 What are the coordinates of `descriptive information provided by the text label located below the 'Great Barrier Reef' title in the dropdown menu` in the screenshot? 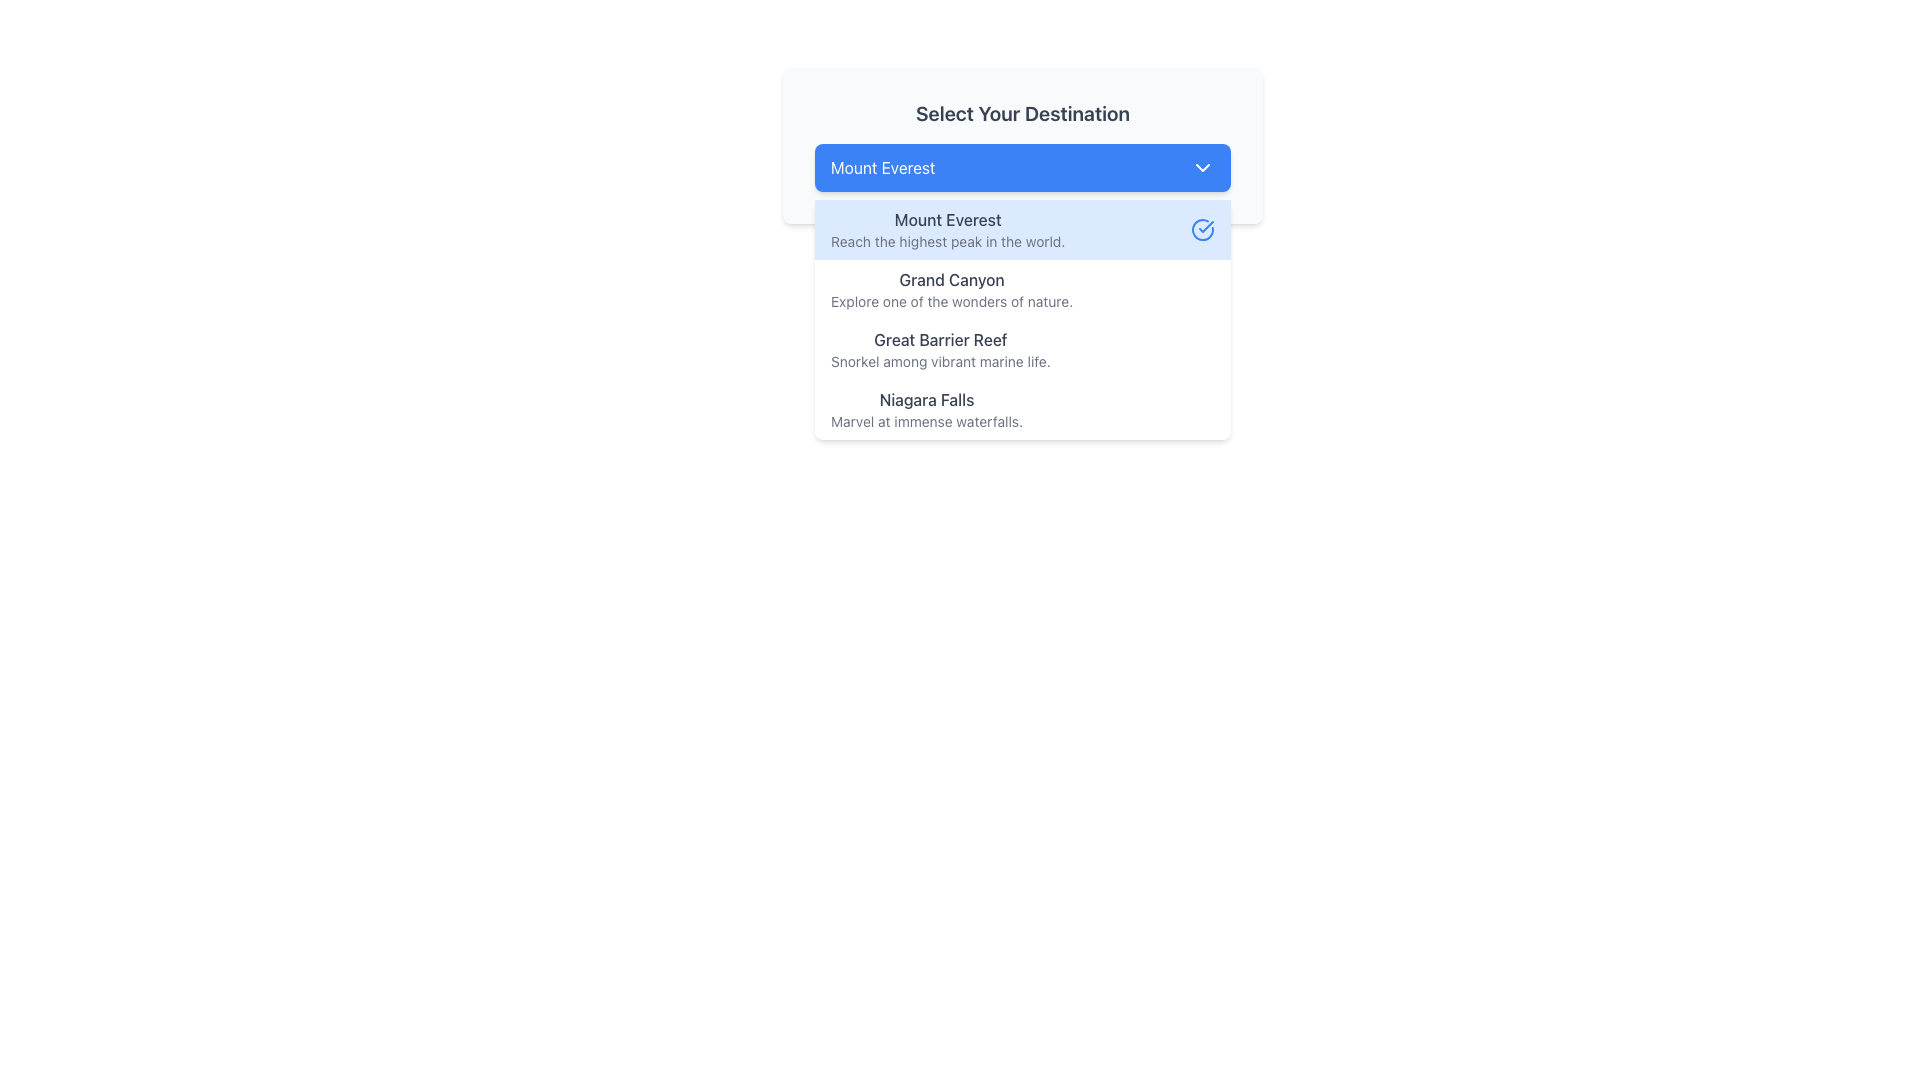 It's located at (939, 362).